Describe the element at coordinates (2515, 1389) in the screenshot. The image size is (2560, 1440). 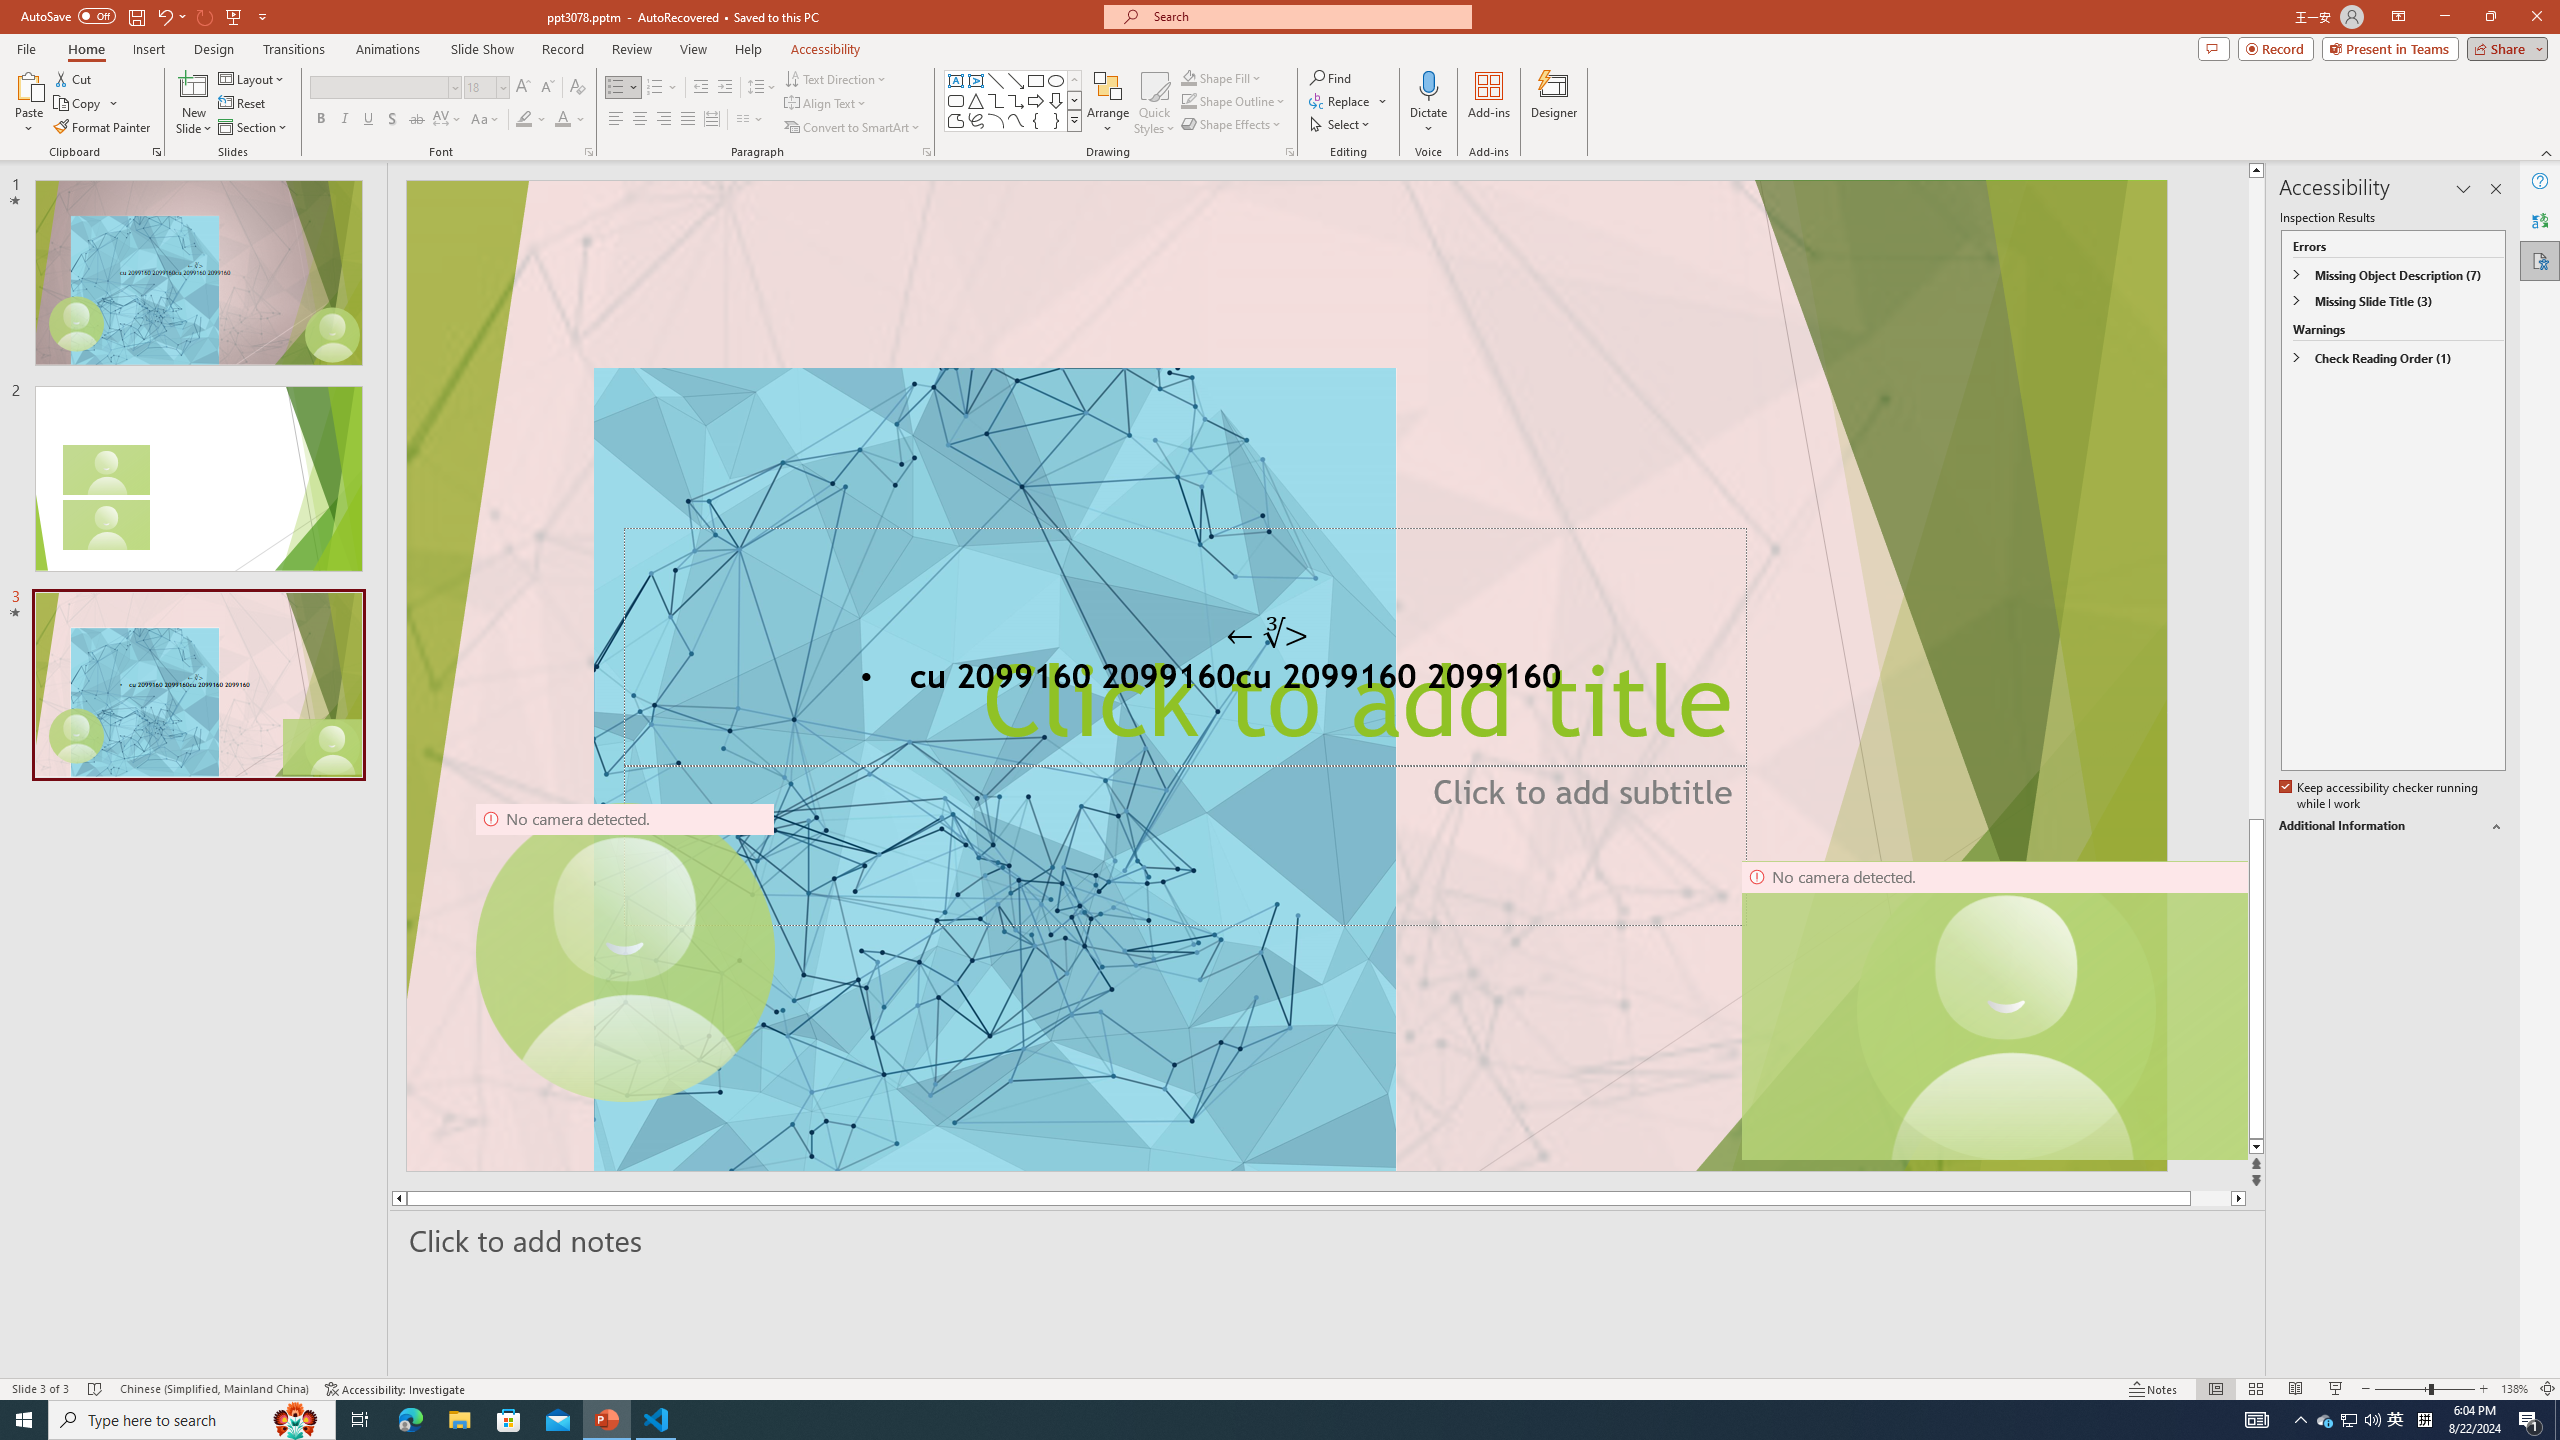
I see `'Zoom 138%'` at that location.